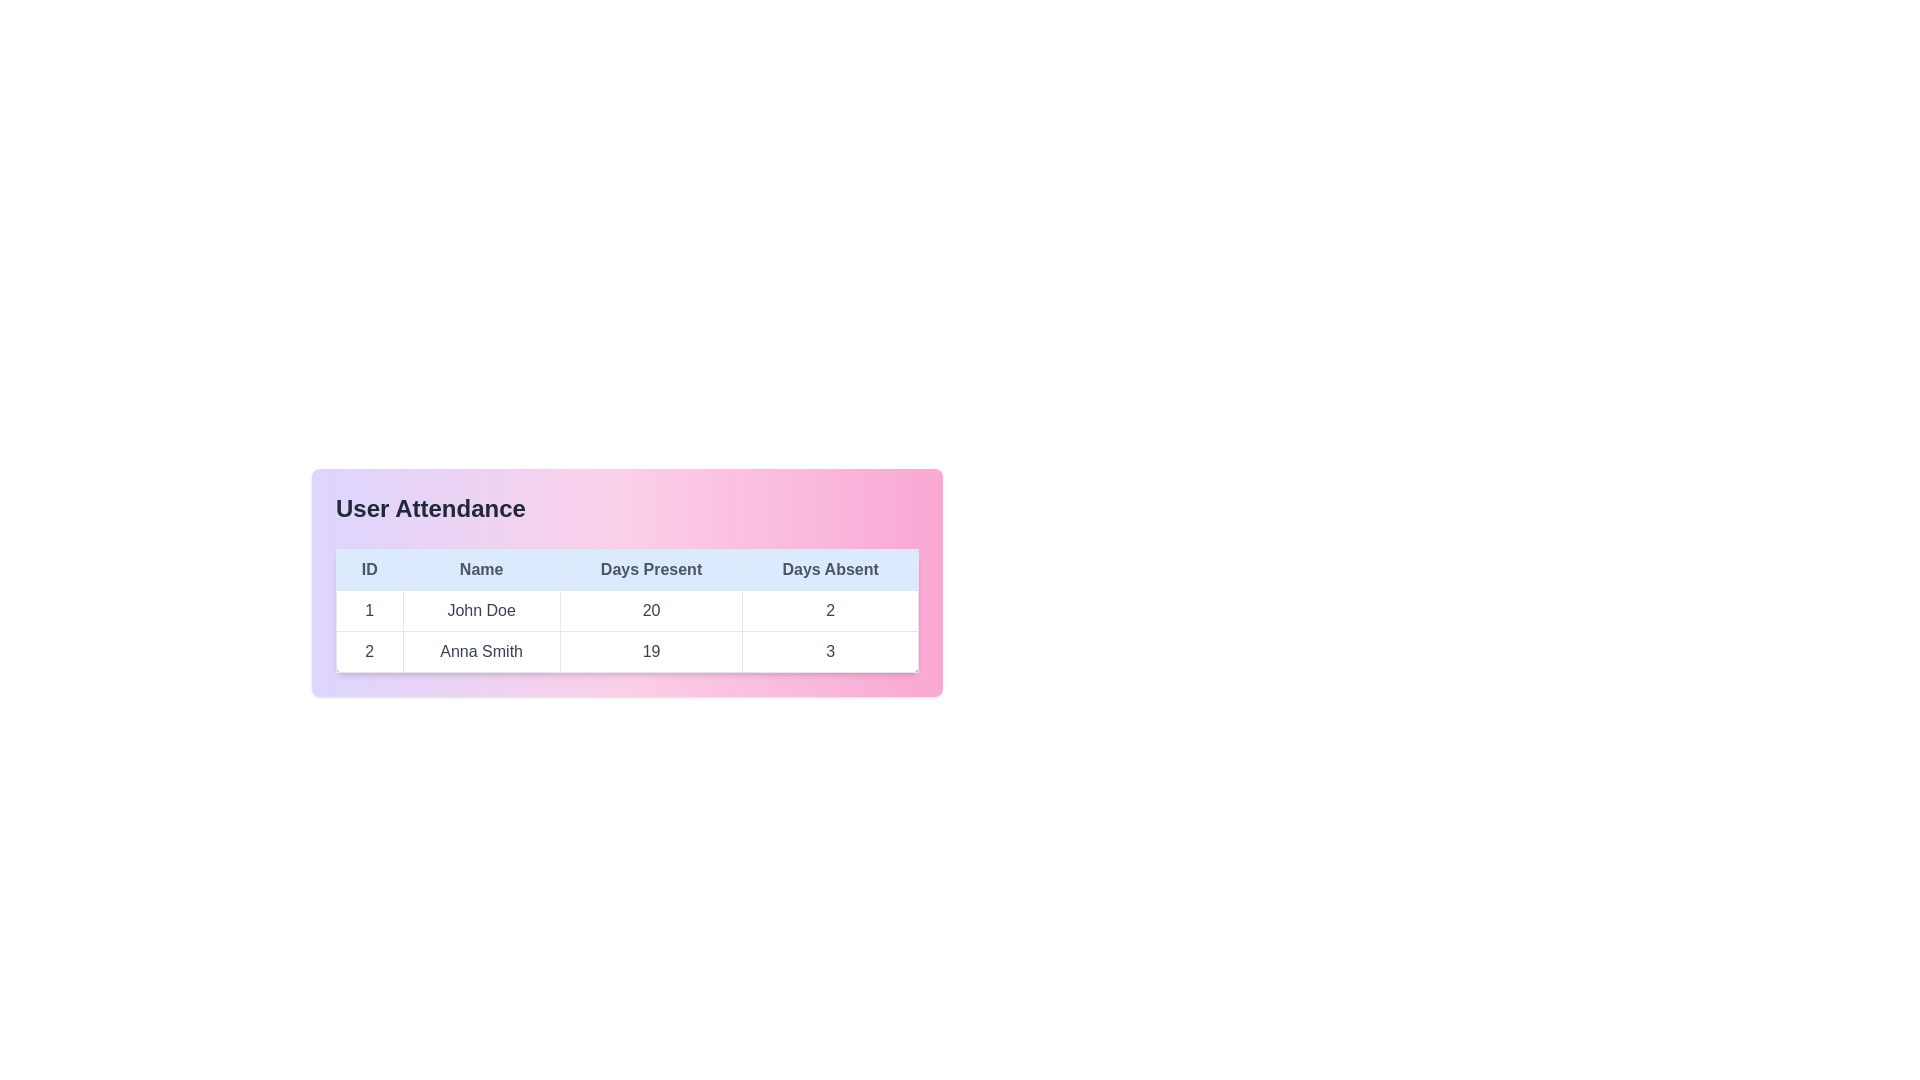 This screenshot has height=1080, width=1920. I want to click on data presented in the rows and columns of the stylized Data table labeled 'User Attendance', which features a gradient background and contains columns for ID, Name, Days Present, and Days Absent, so click(626, 582).